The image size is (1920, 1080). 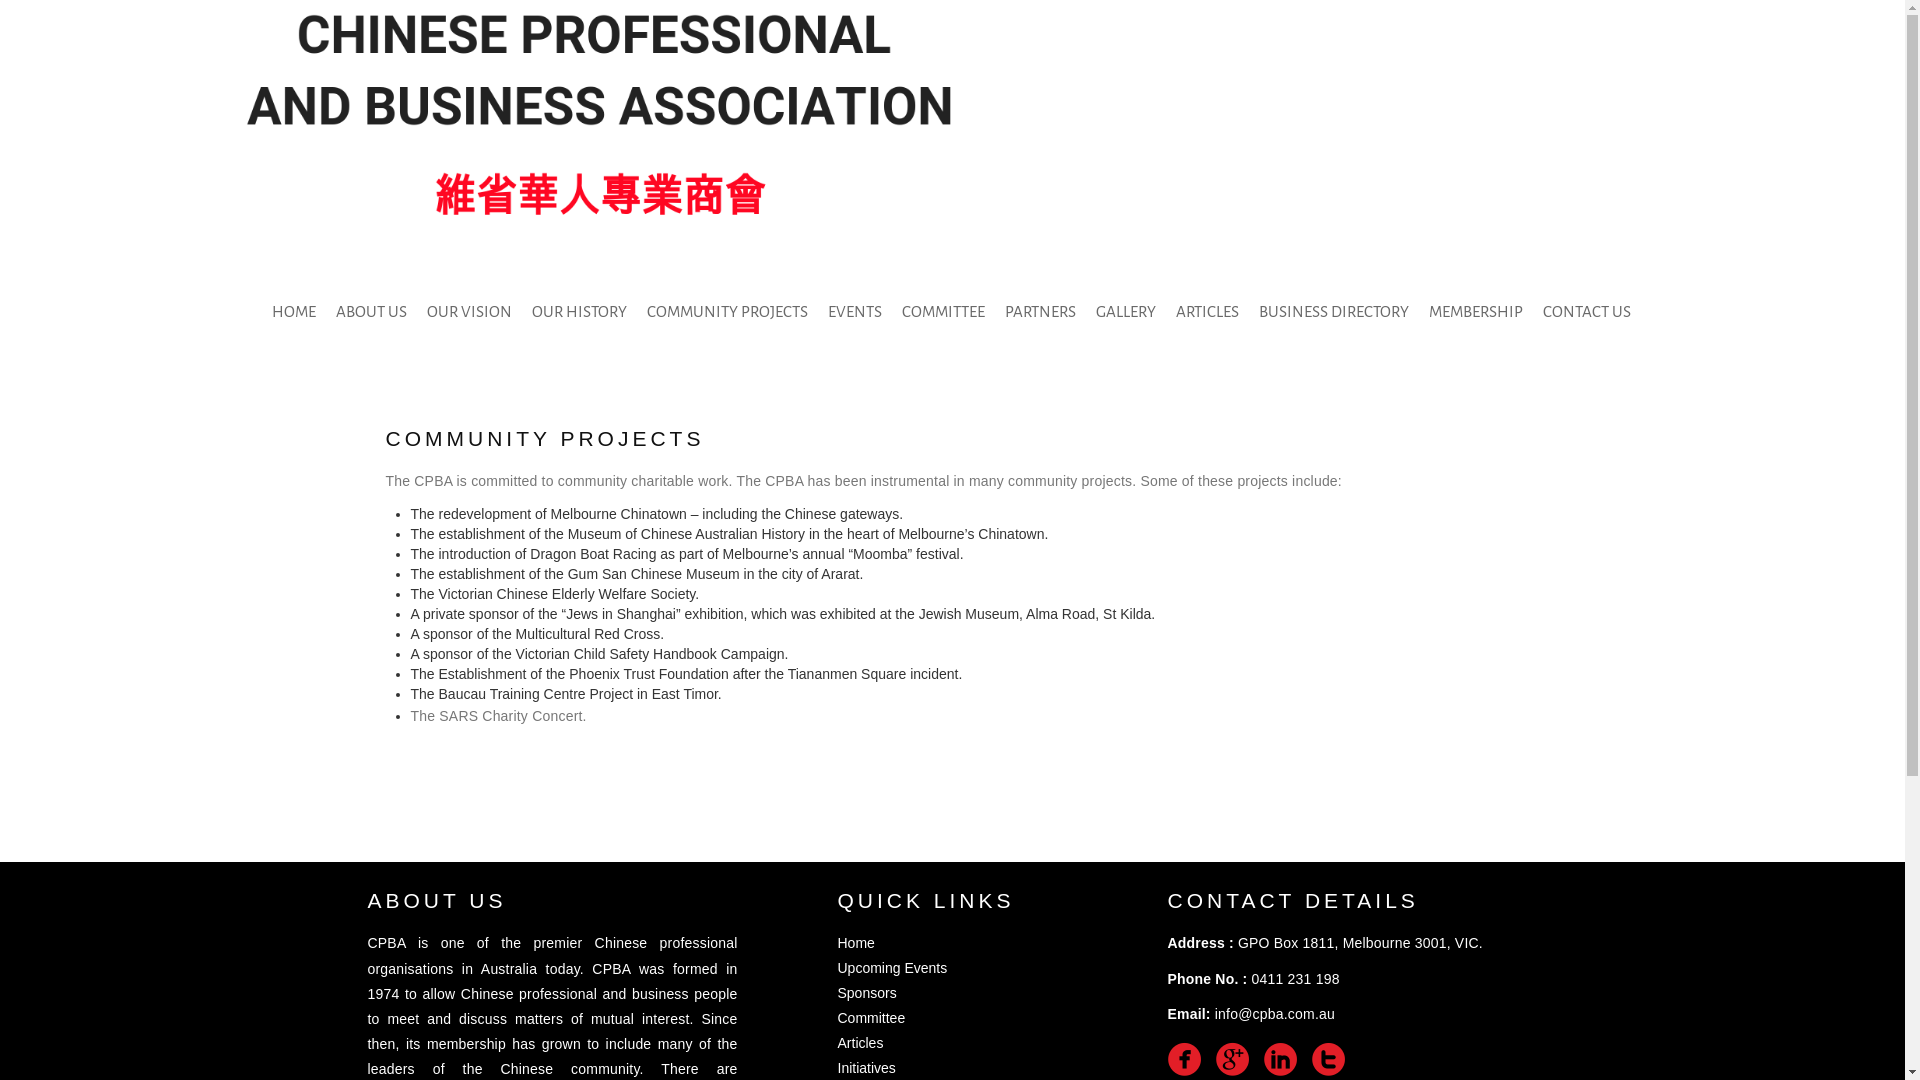 What do you see at coordinates (838, 1067) in the screenshot?
I see `'Initiatives'` at bounding box center [838, 1067].